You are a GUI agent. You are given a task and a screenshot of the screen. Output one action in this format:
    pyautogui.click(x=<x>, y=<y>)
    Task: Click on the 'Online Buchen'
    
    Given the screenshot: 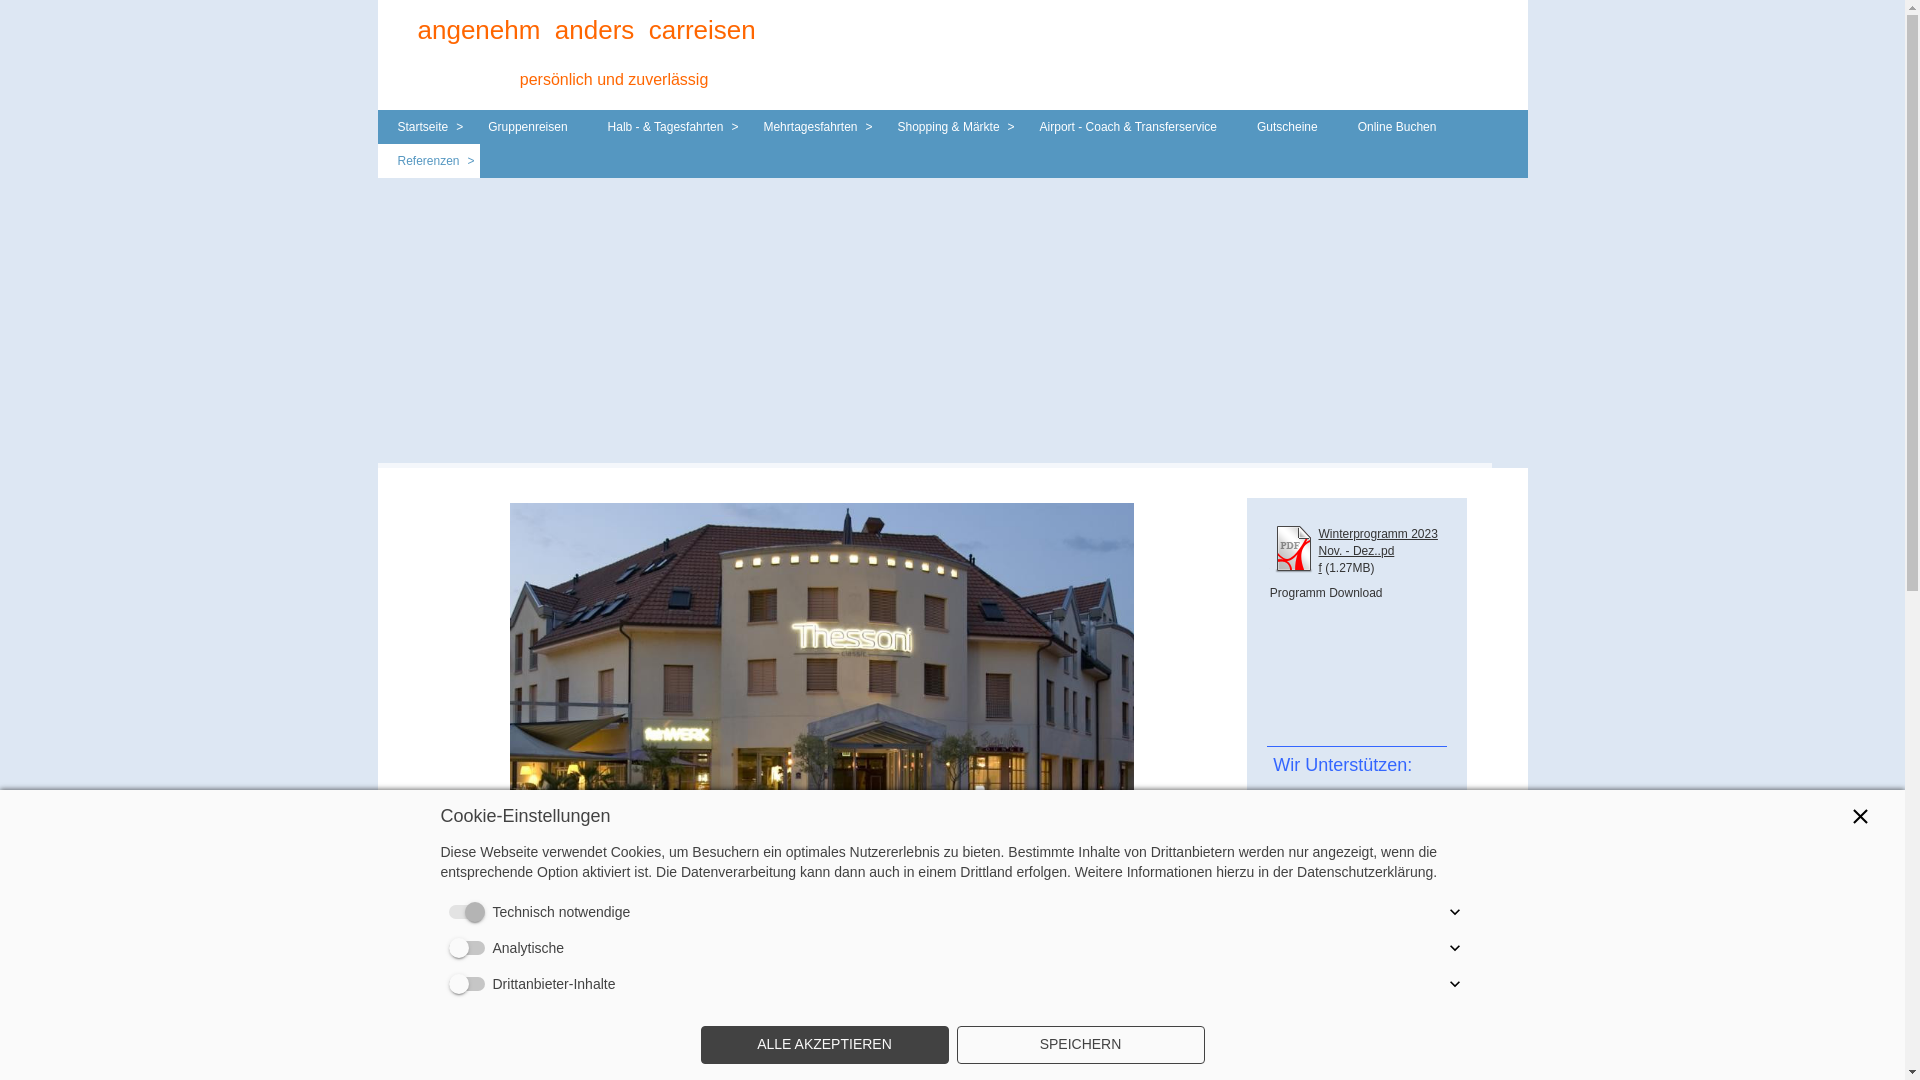 What is the action you would take?
    pyautogui.click(x=1338, y=127)
    